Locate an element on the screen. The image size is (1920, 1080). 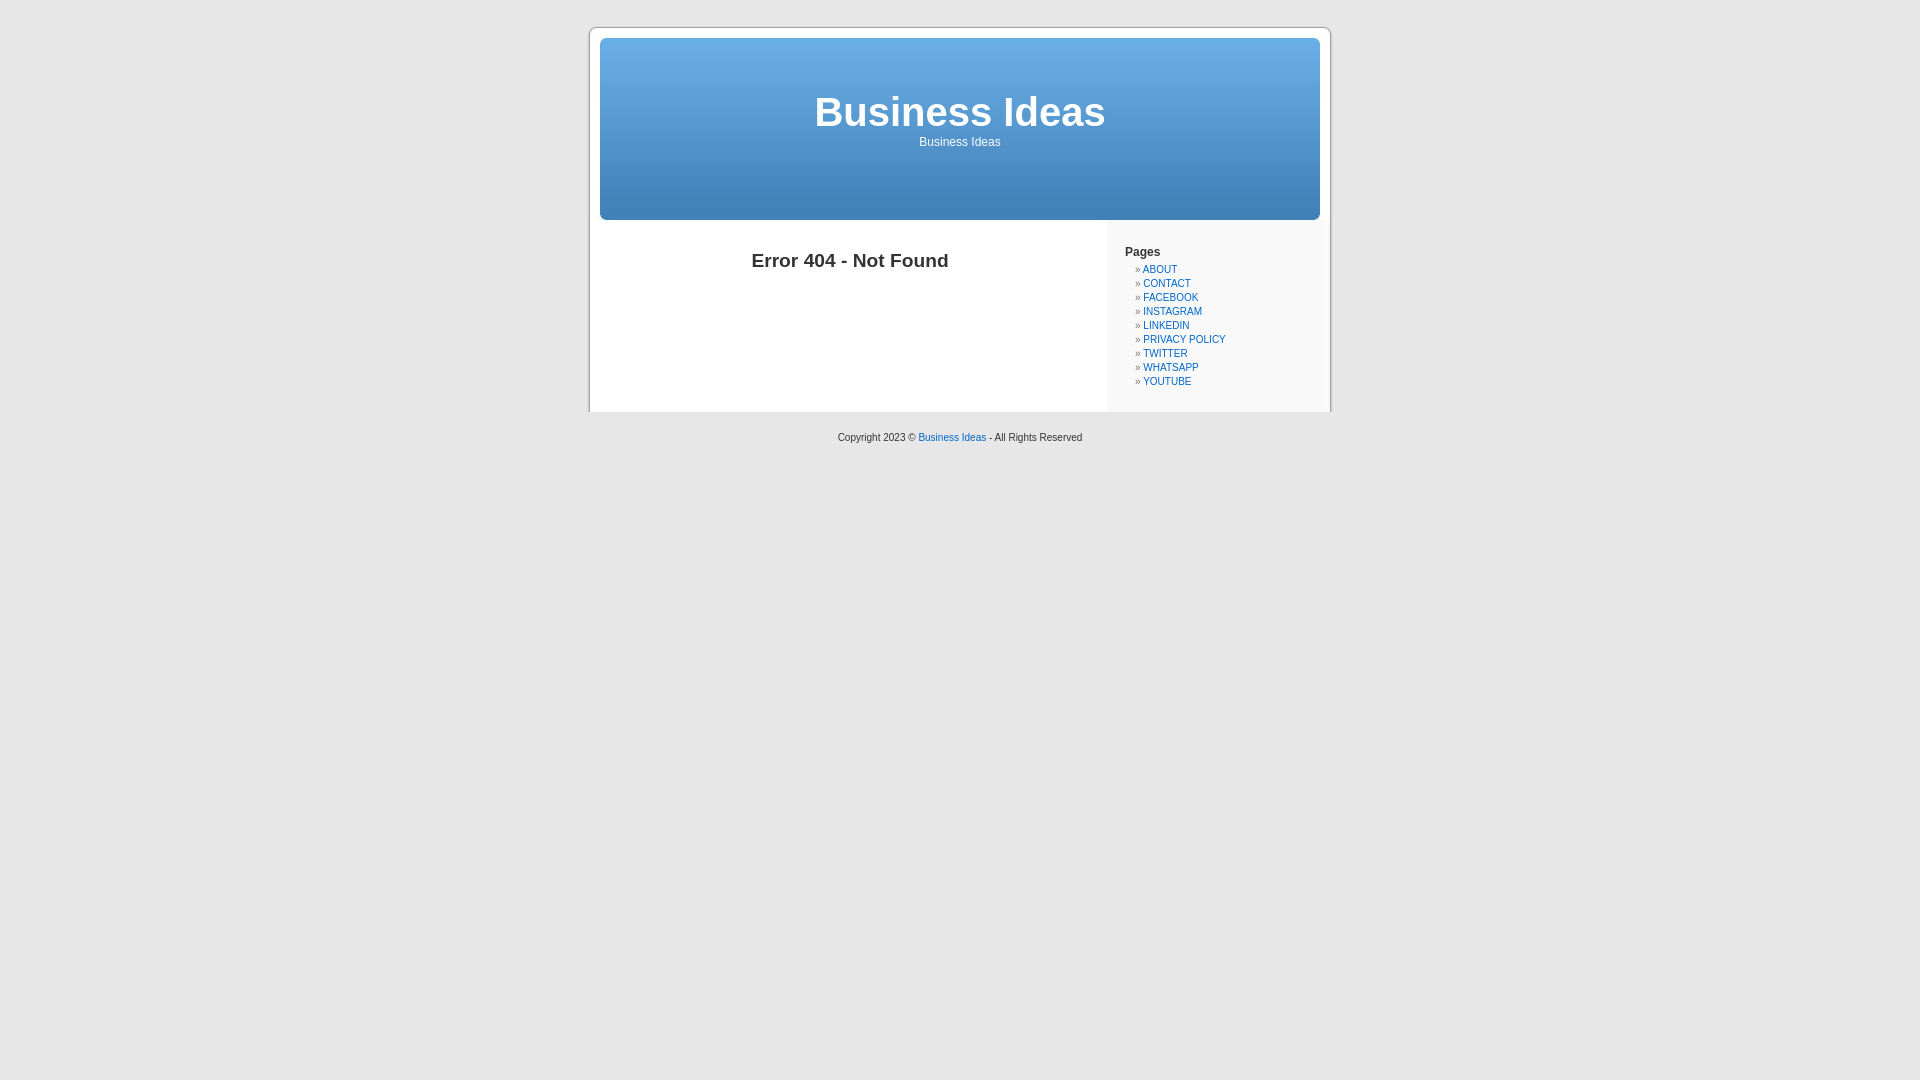
'INSTAGRAM' is located at coordinates (1142, 311).